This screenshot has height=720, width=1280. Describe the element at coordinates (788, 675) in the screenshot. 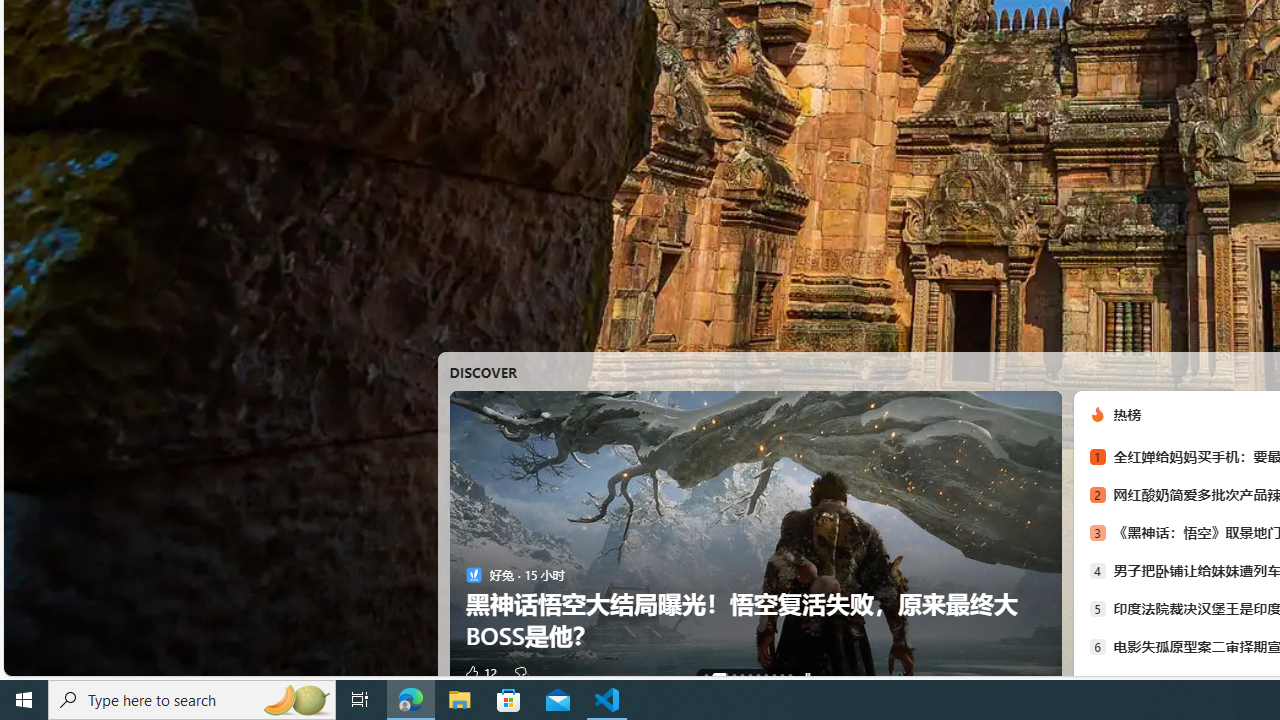

I see `'AutomationID: tab-9'` at that location.